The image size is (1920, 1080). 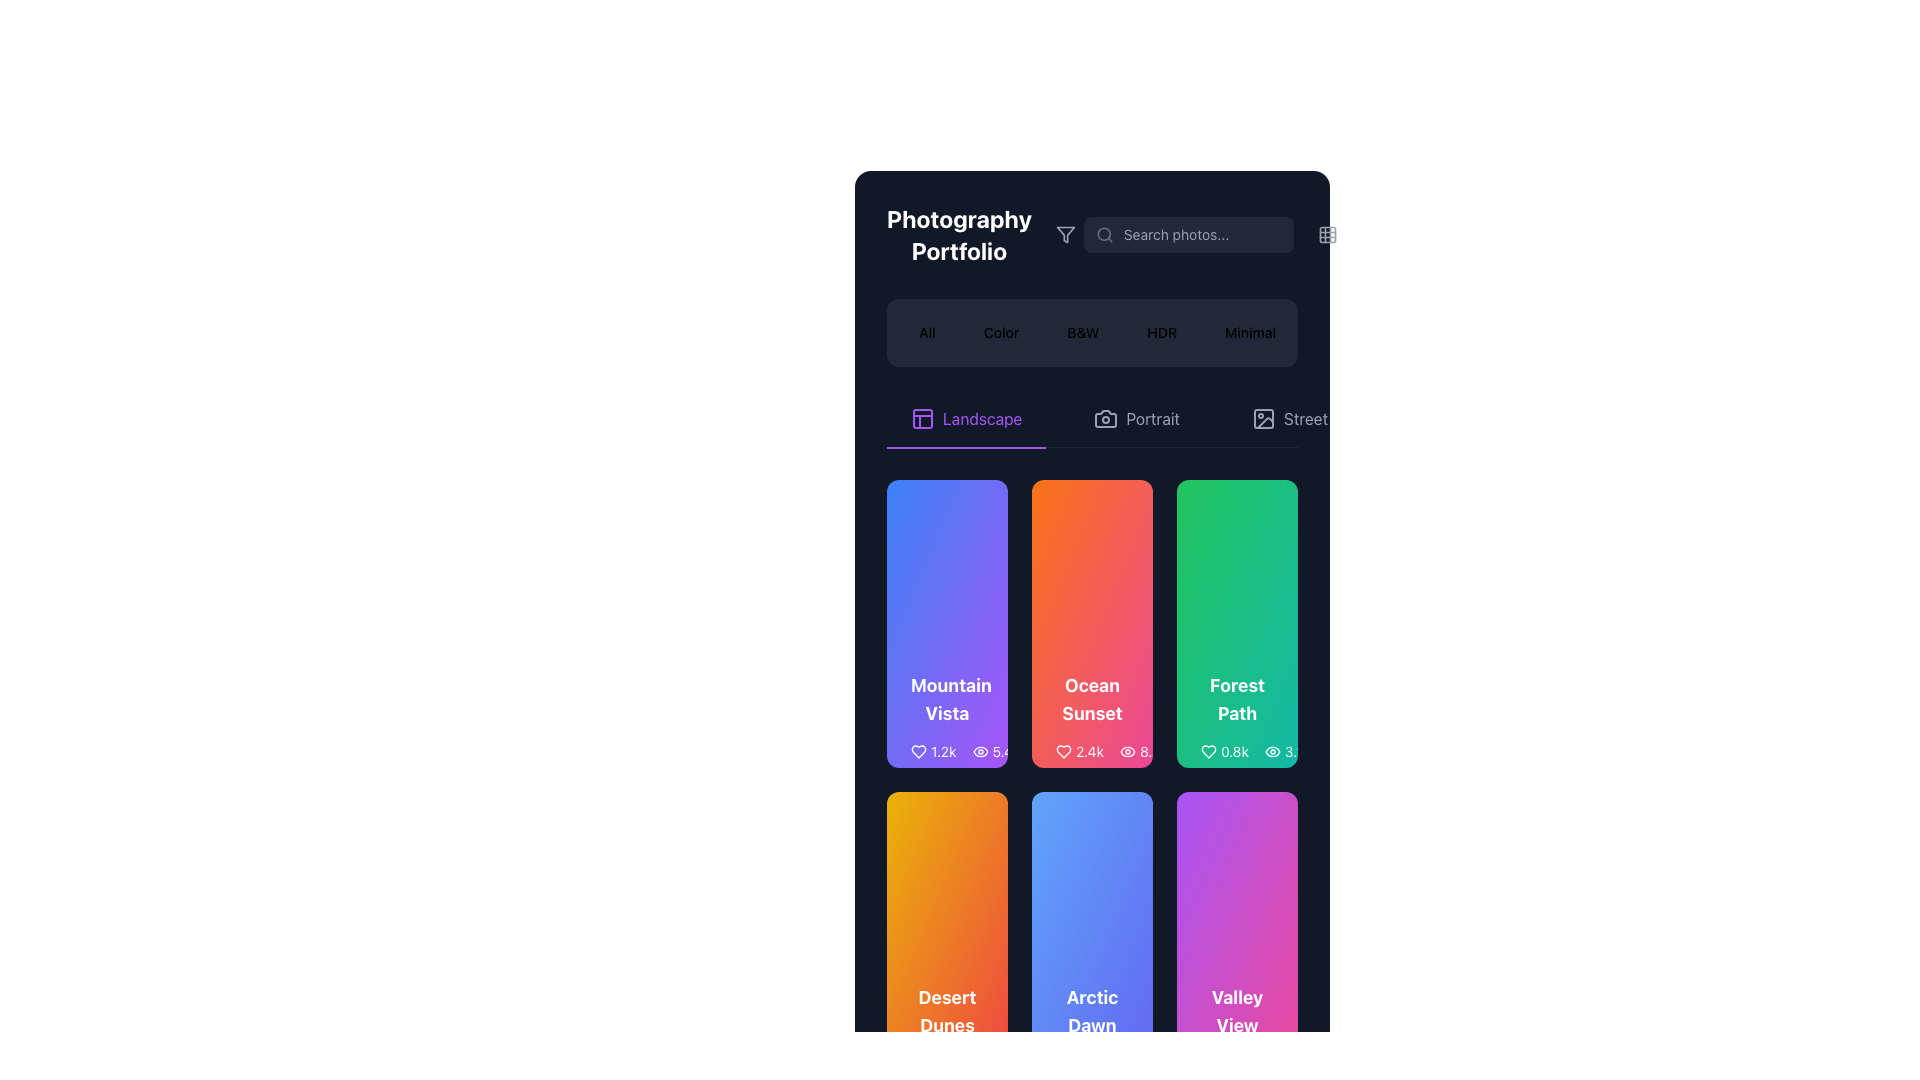 I want to click on the Statistic display module located at the bottom of the 'Mountain Vista' card, which shows metrics '1.2k' and '5.4k' with heart and eye icons, so click(x=965, y=752).